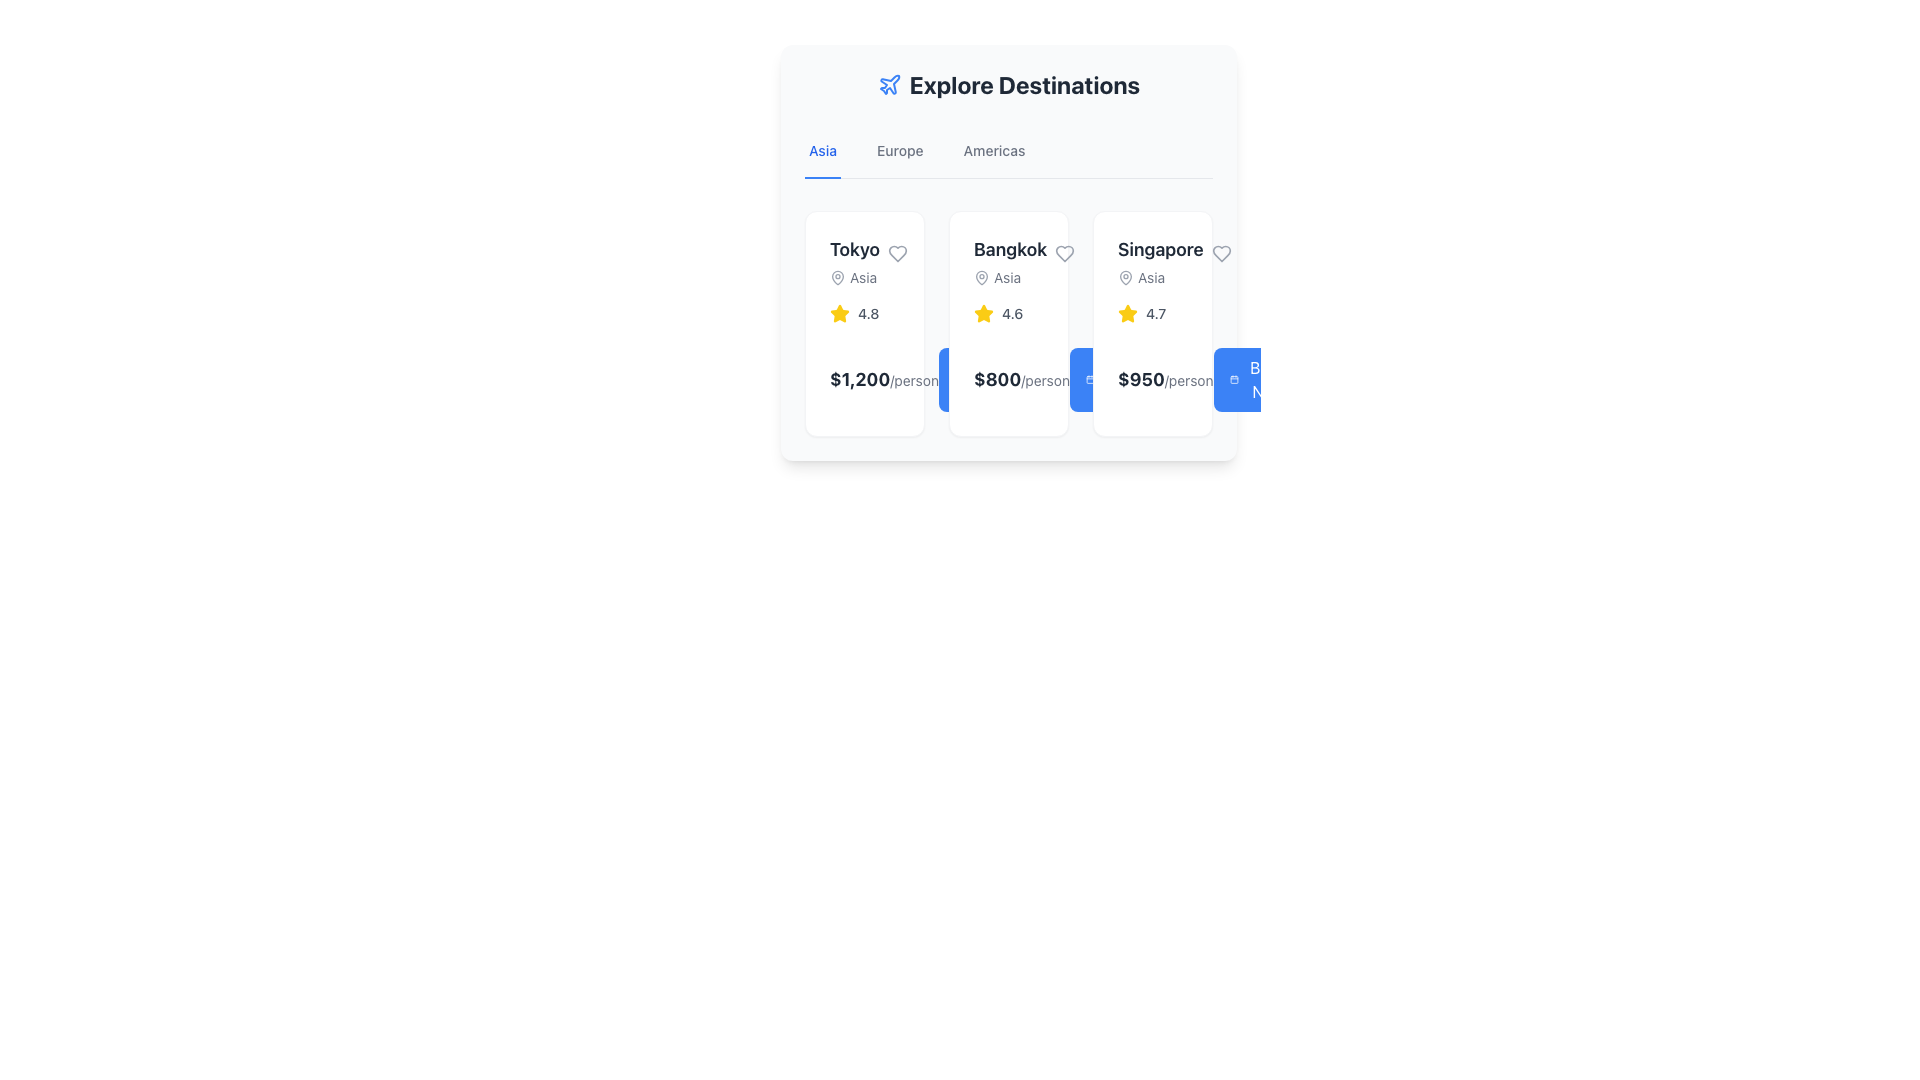  Describe the element at coordinates (1128, 313) in the screenshot. I see `the star icon representing the rating value '4.7' located within the Singapore destination card of the Explore Destinations widget` at that location.